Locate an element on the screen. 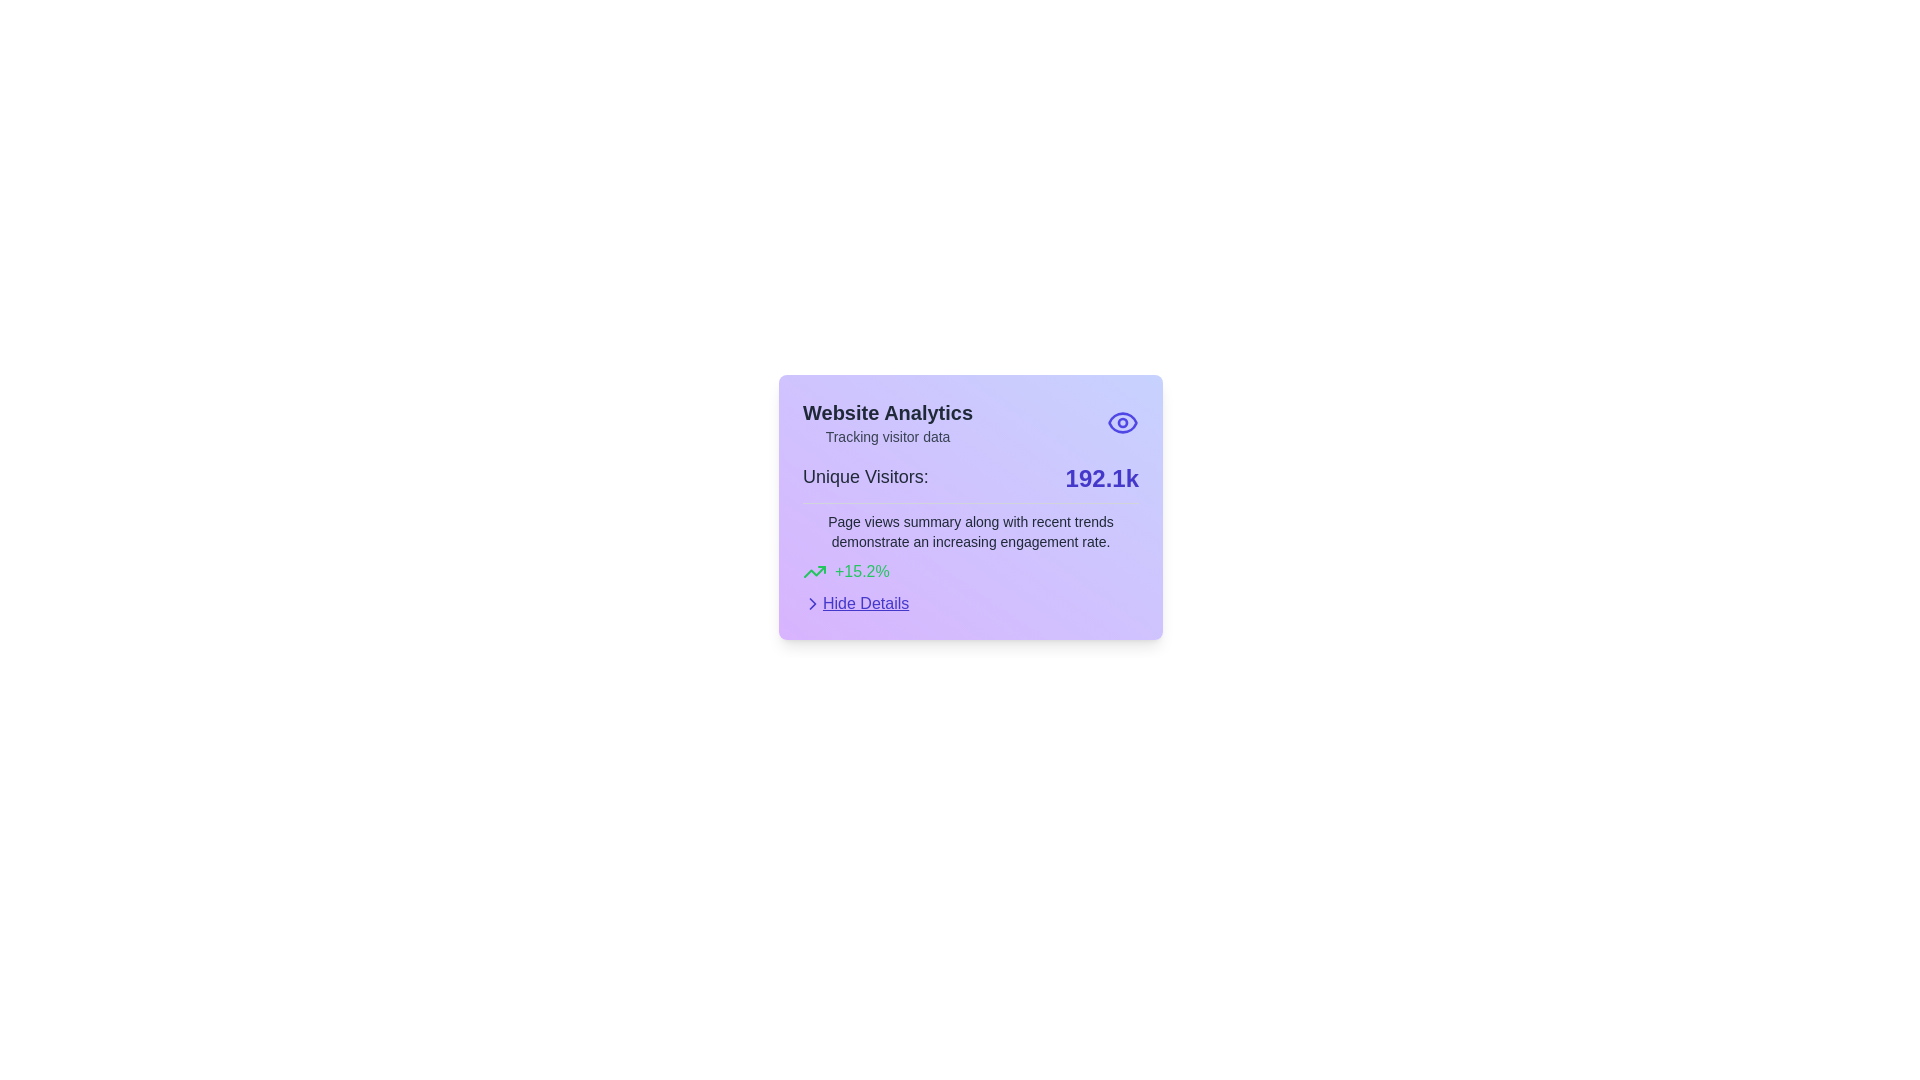 This screenshot has height=1080, width=1920. analytical insights text section located between the 'Unique Visitors: 192.1k' and 'Hide Details' link in the data analytics card is located at coordinates (970, 543).